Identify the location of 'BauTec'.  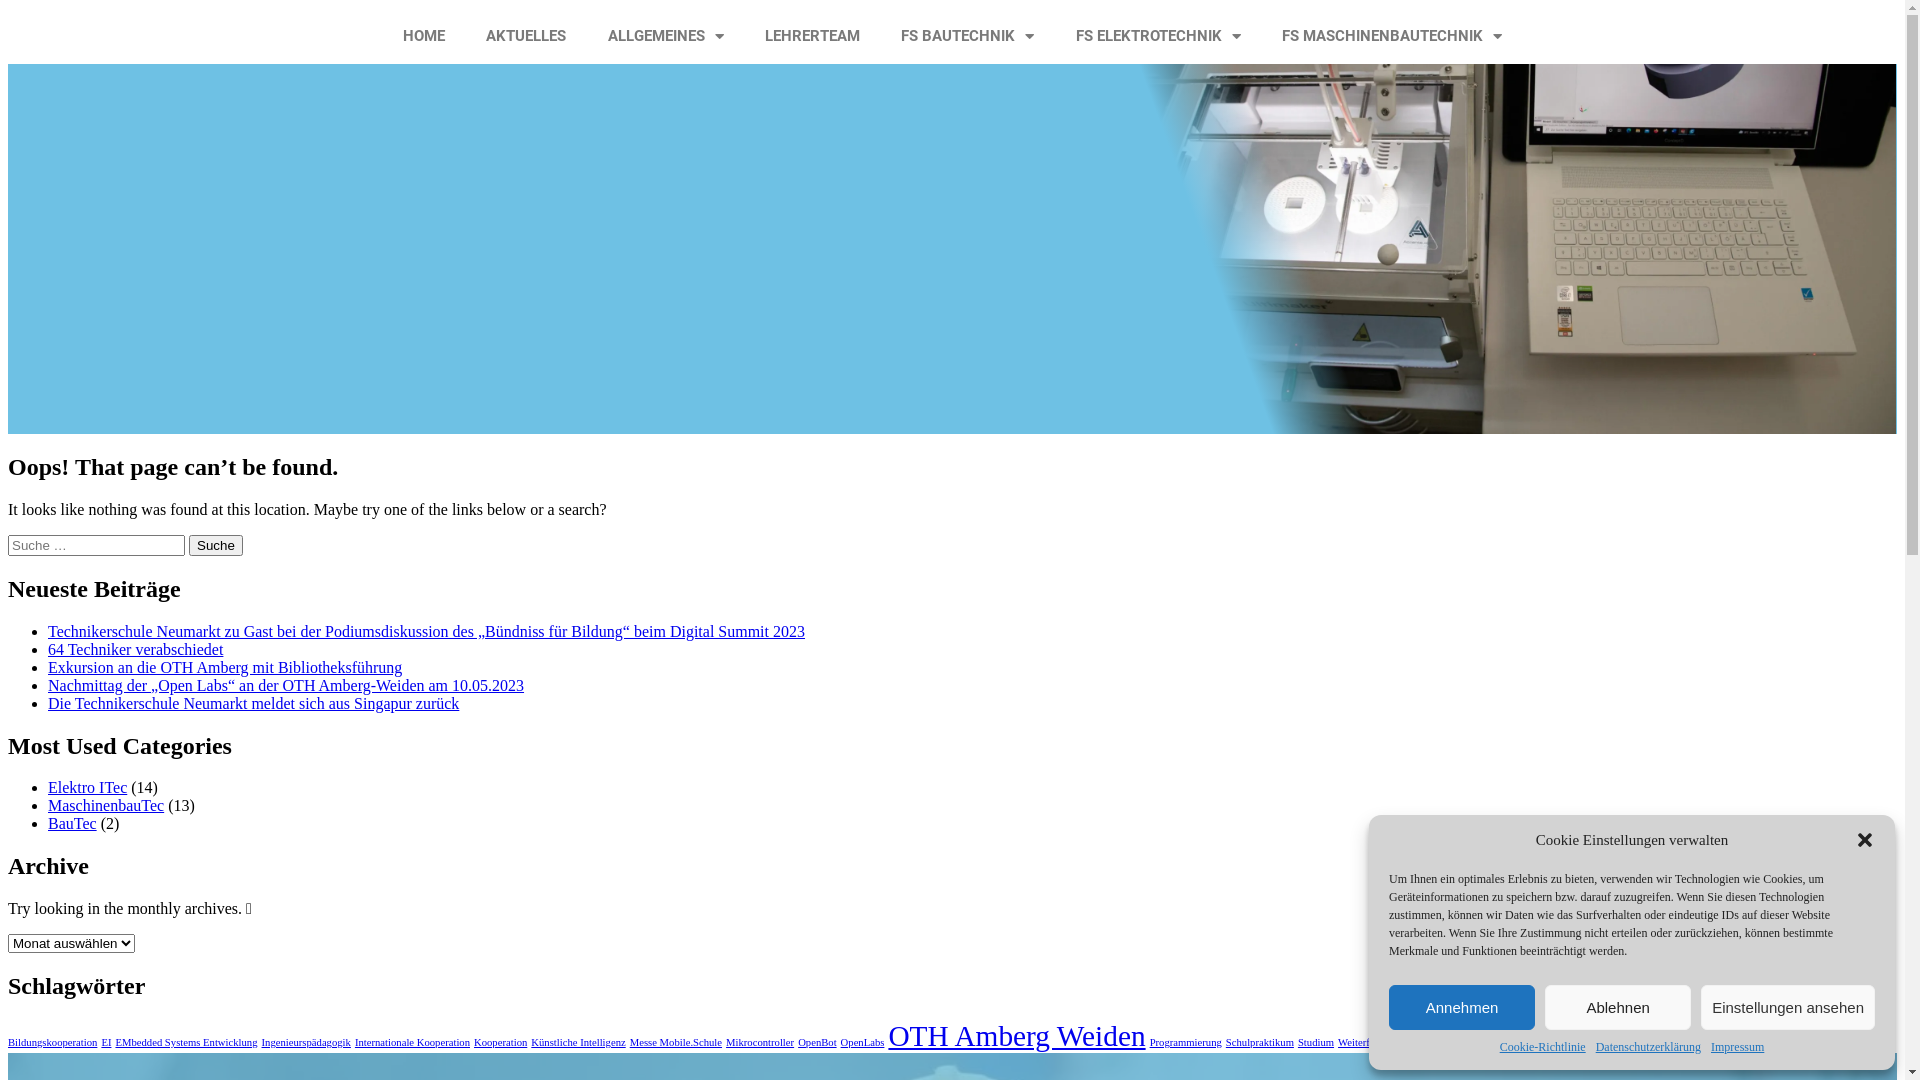
(72, 823).